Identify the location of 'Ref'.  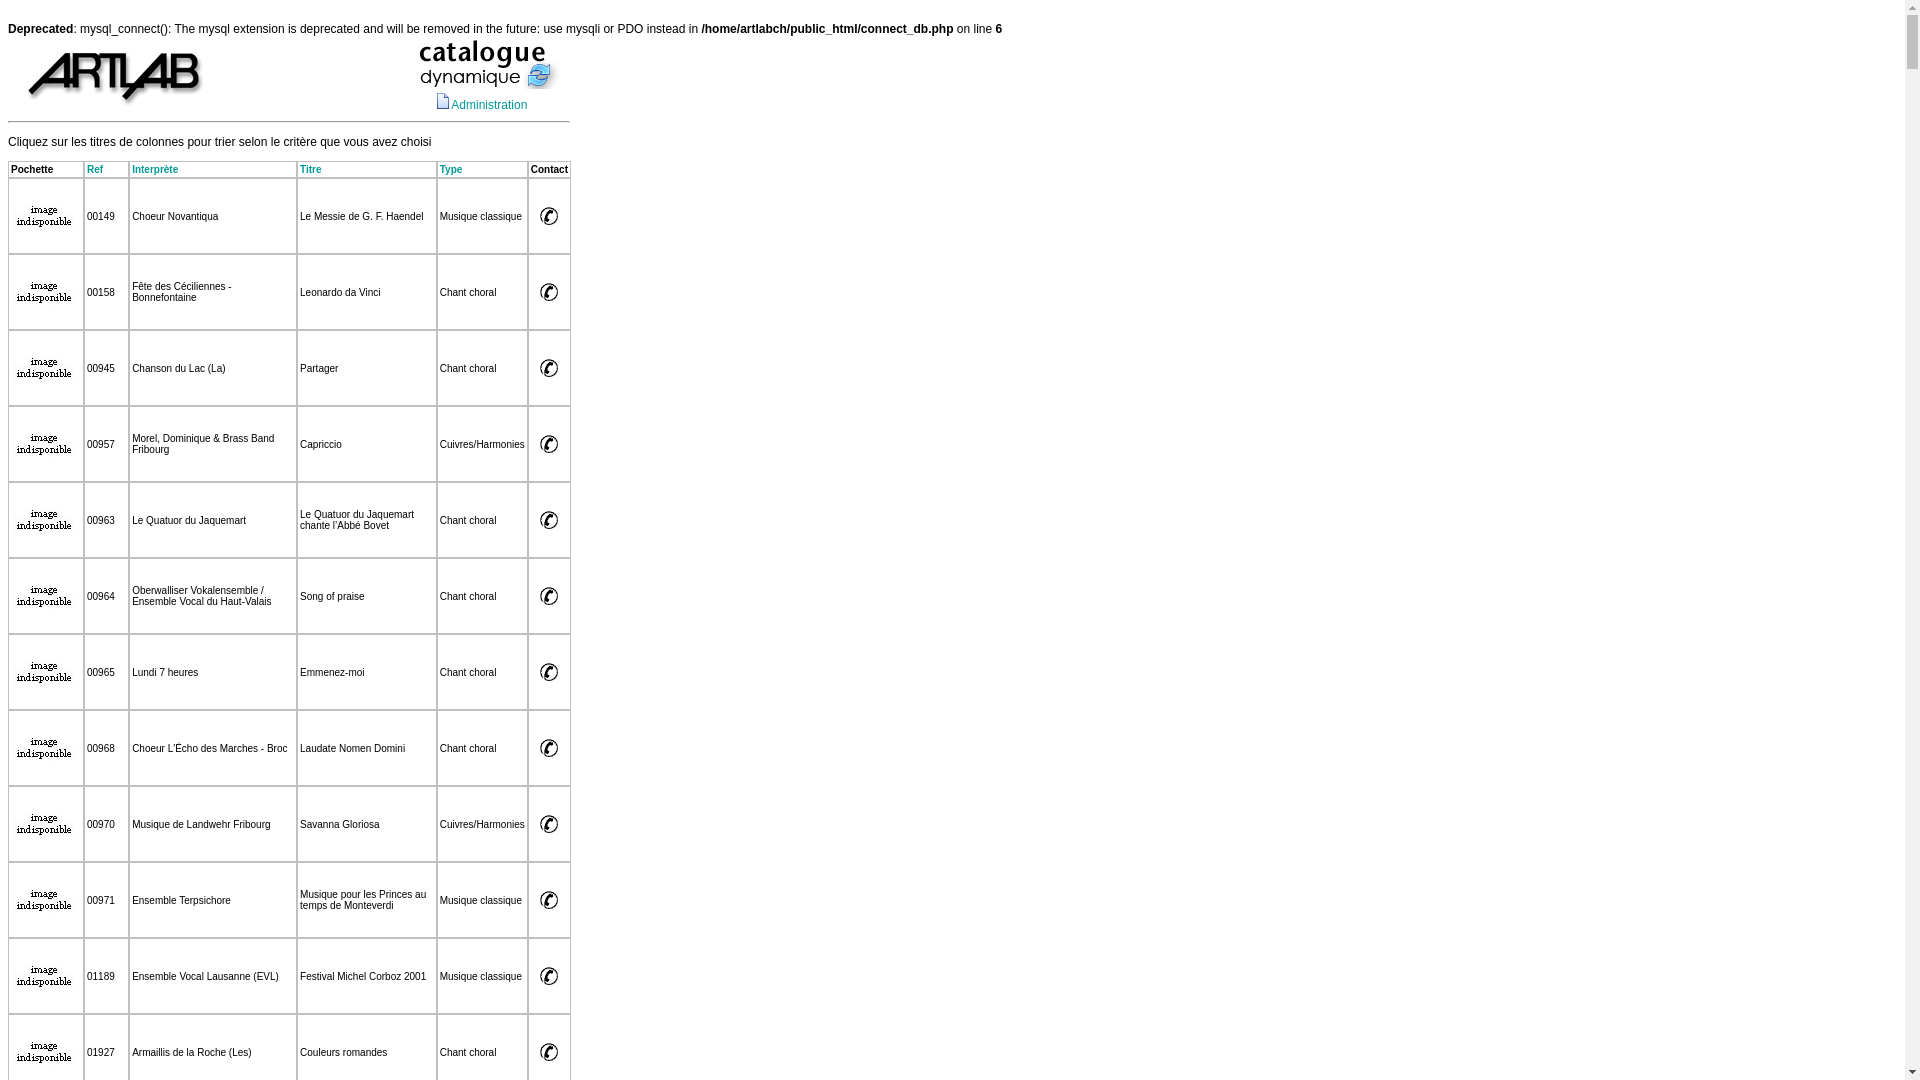
(94, 168).